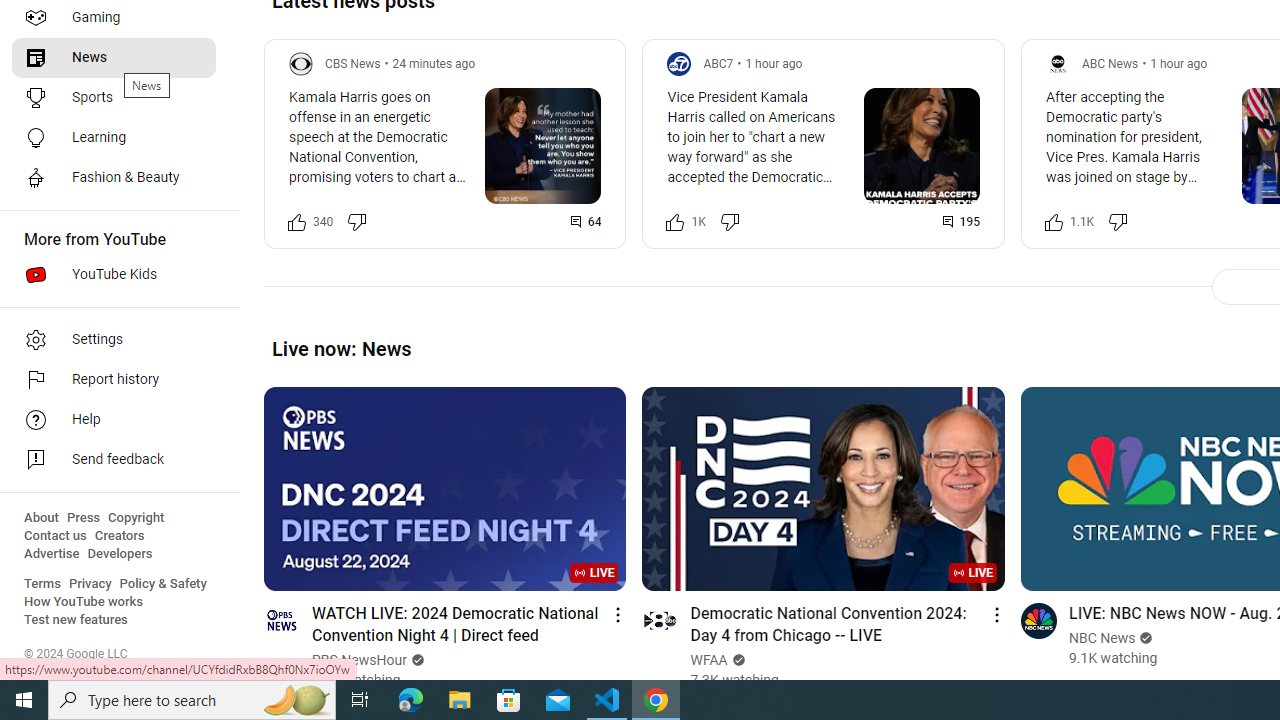  Describe the element at coordinates (82, 601) in the screenshot. I see `'How YouTube works'` at that location.